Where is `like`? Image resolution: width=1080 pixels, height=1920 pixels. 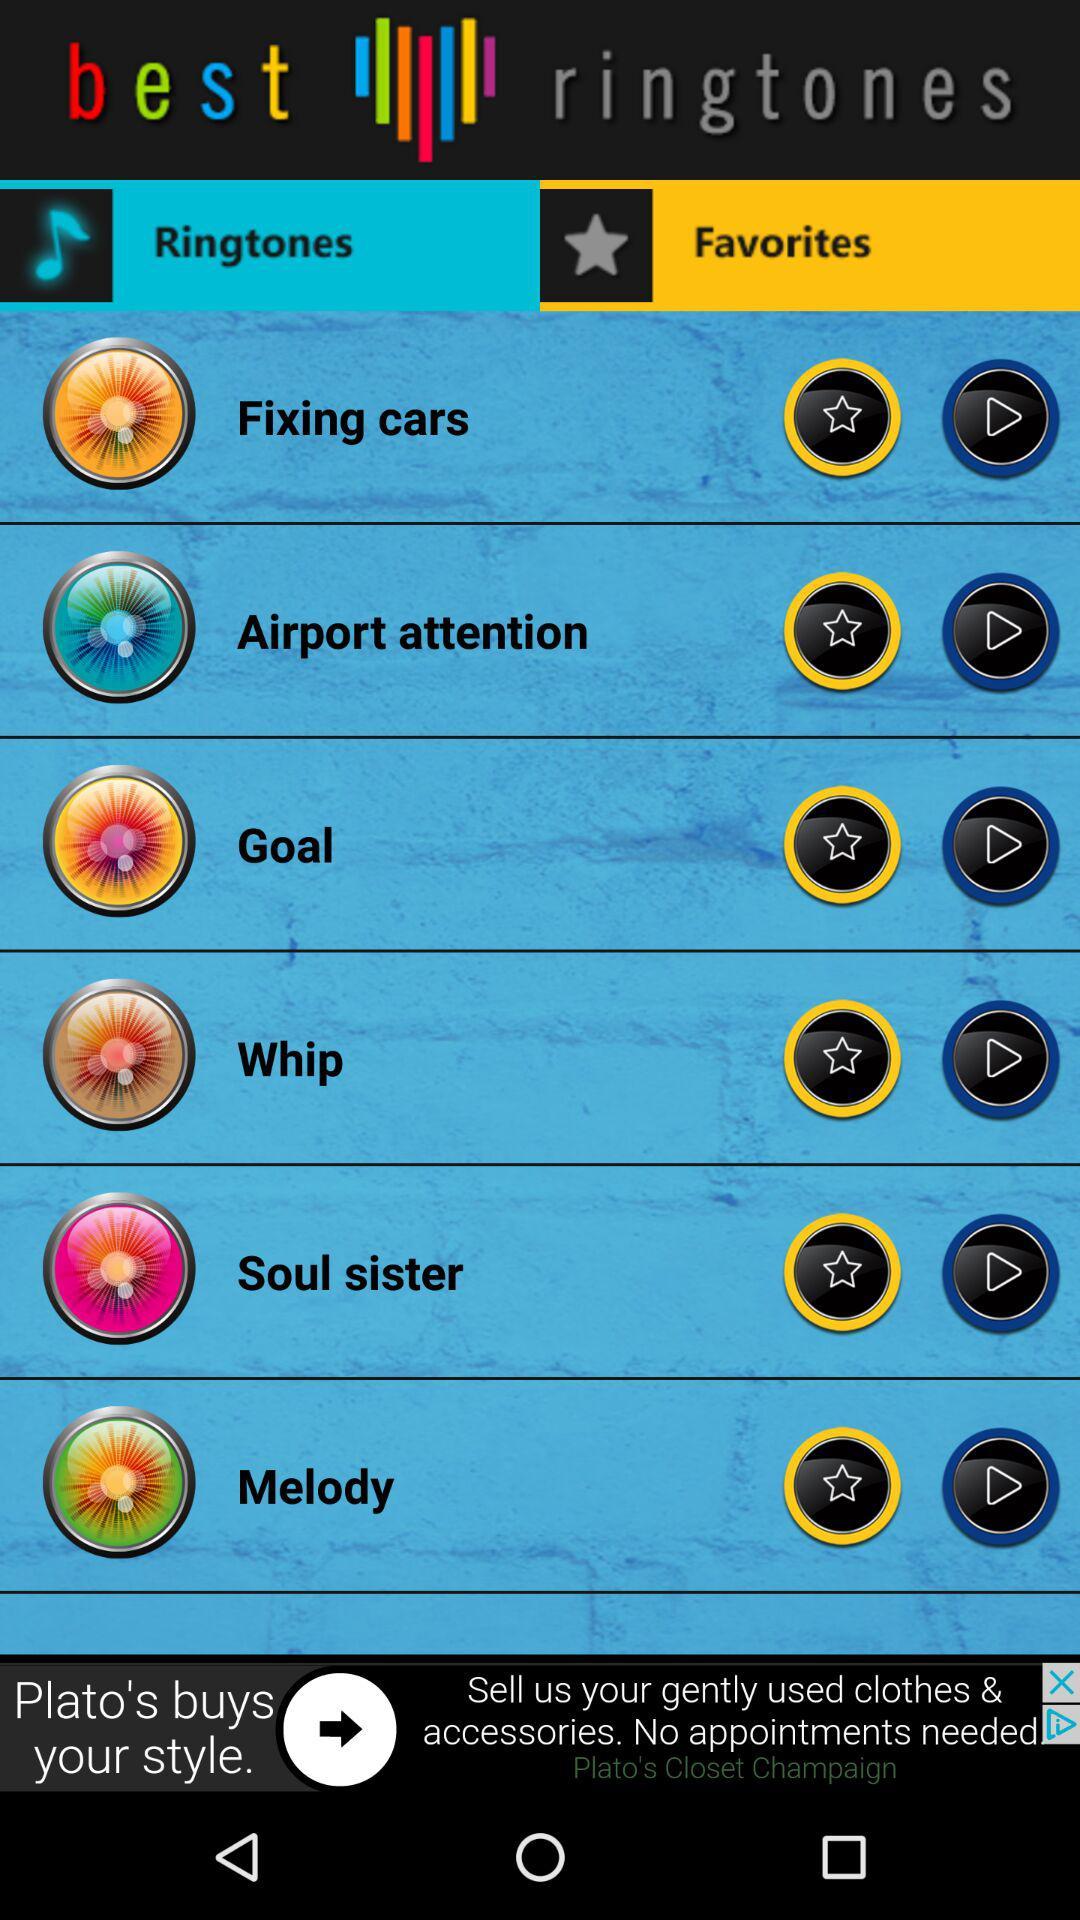 like is located at coordinates (843, 415).